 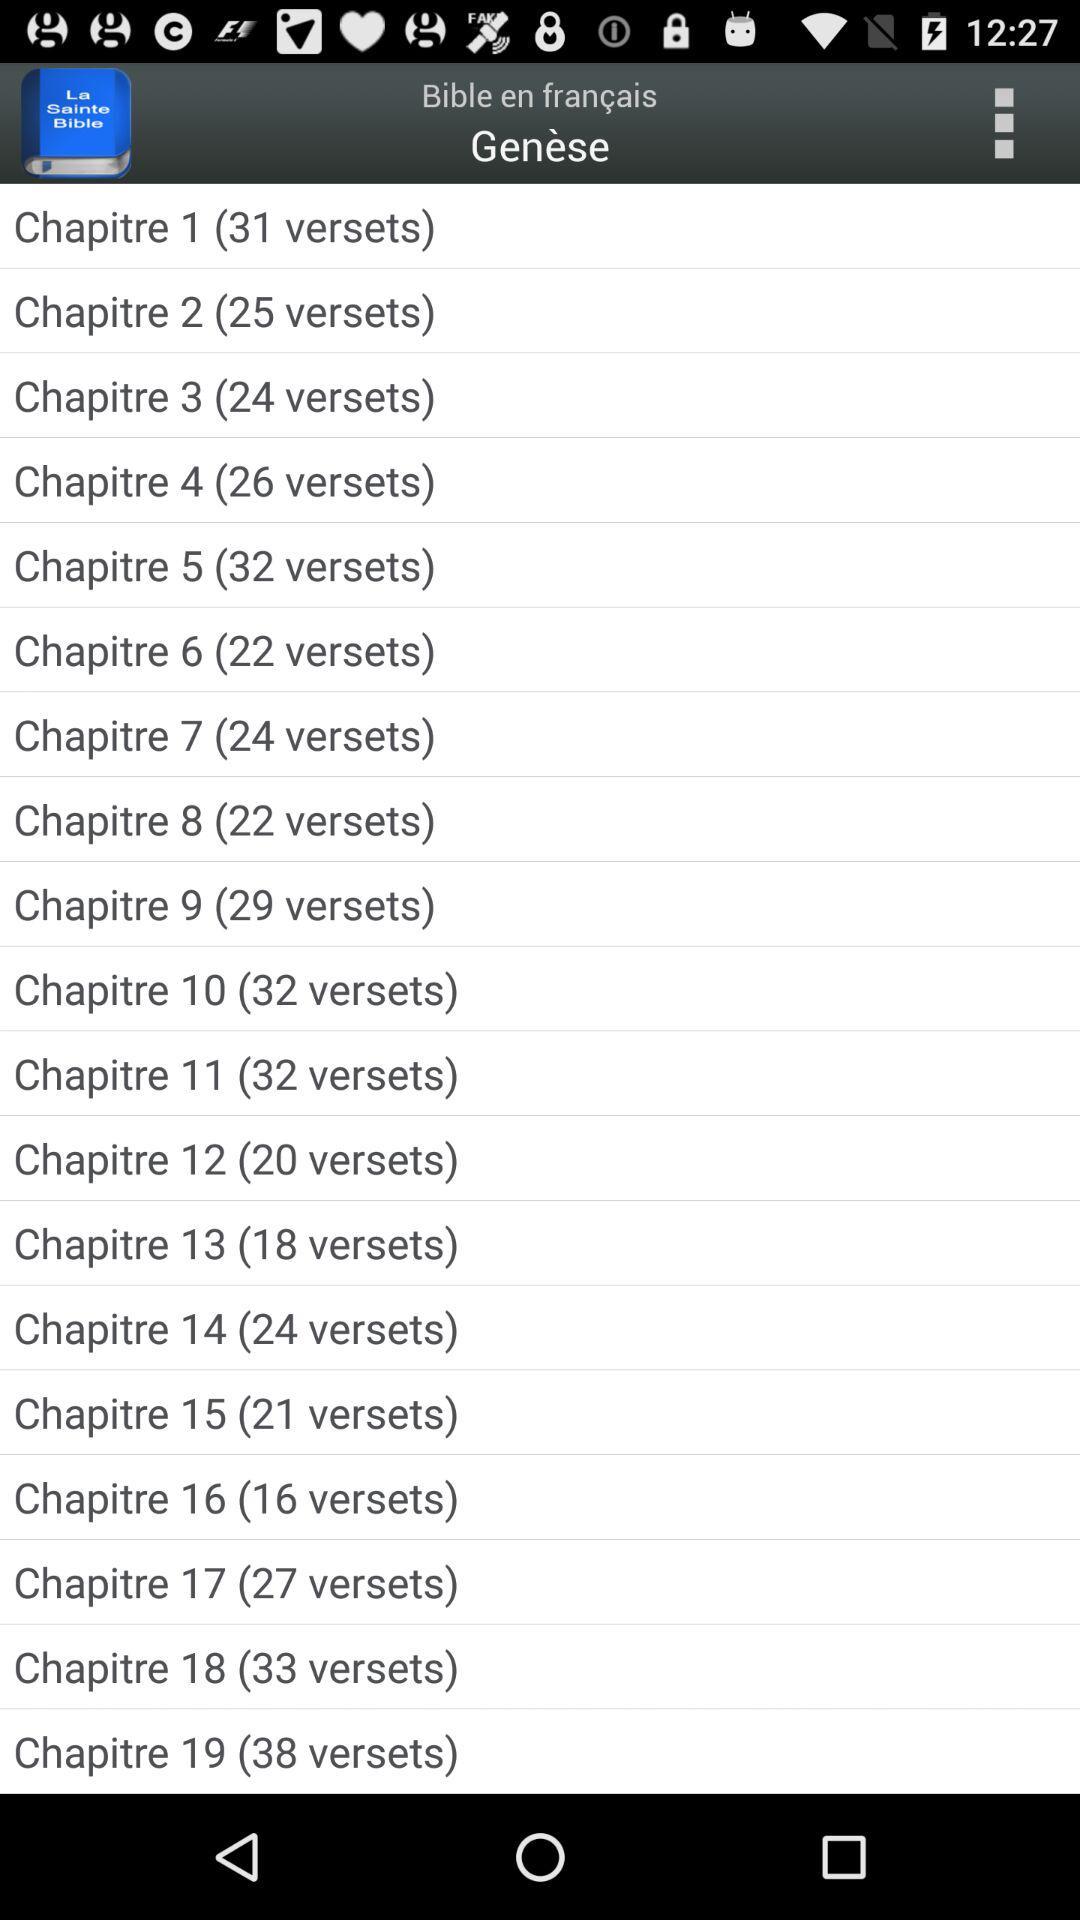 I want to click on the app below the chapitre 11 32 icon, so click(x=540, y=1157).